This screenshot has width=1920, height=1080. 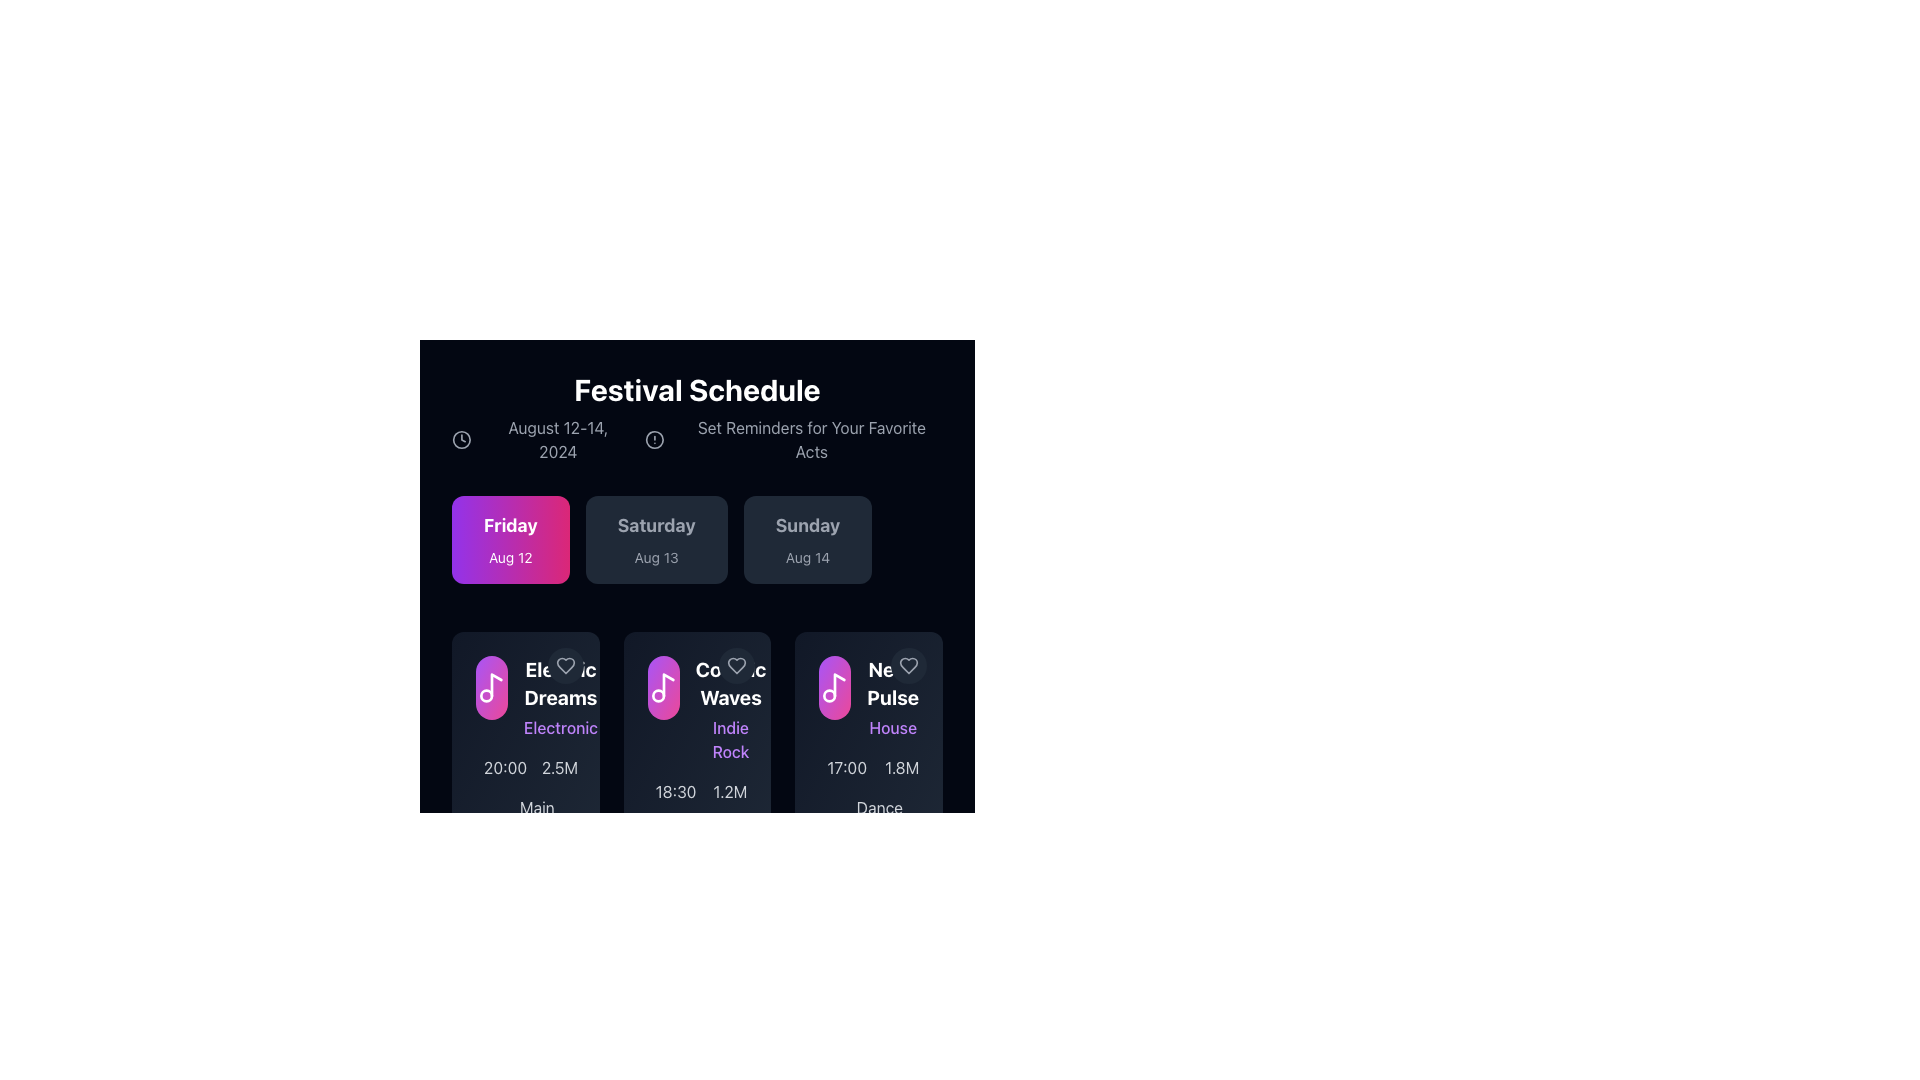 I want to click on heart icon used for marking favorites in the 'Sunday' schedule under 'Ne Pulse', so click(x=907, y=666).